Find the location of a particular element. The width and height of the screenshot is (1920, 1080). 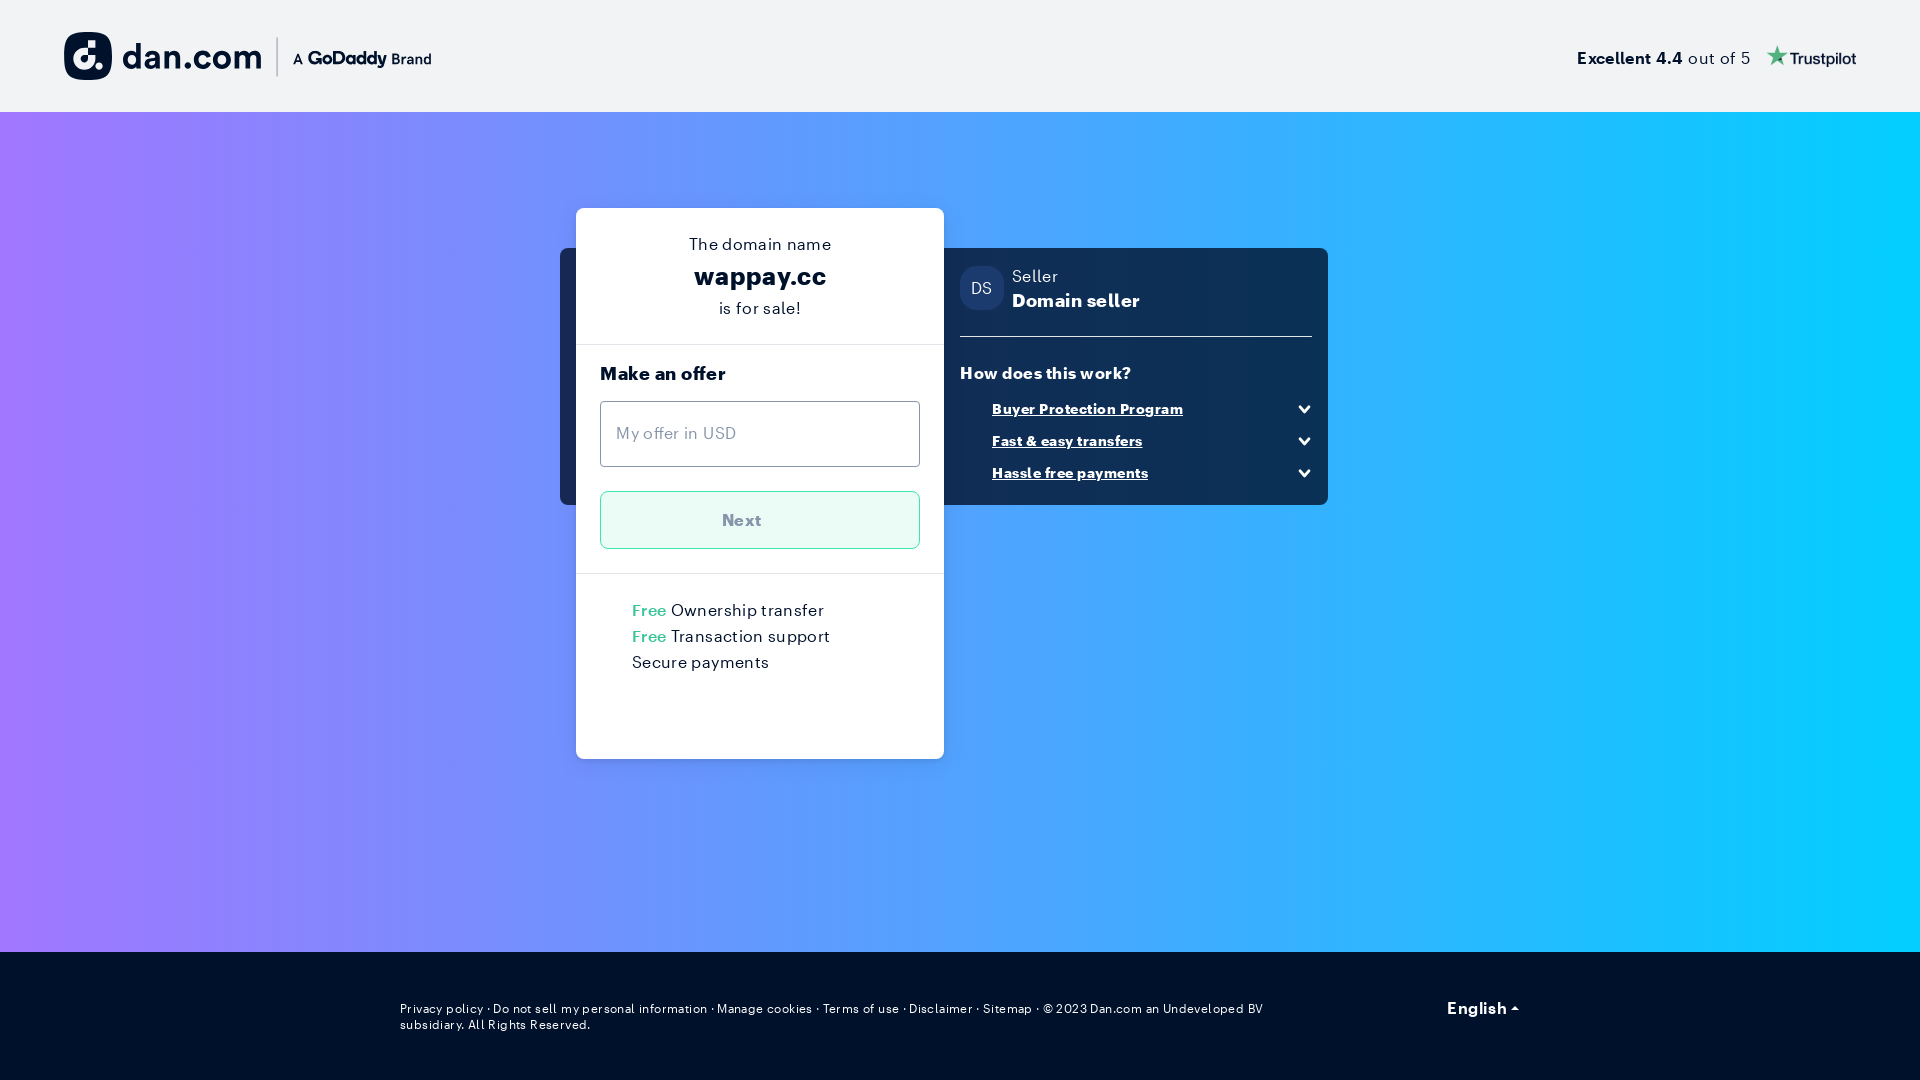

'English' is located at coordinates (1483, 1006).